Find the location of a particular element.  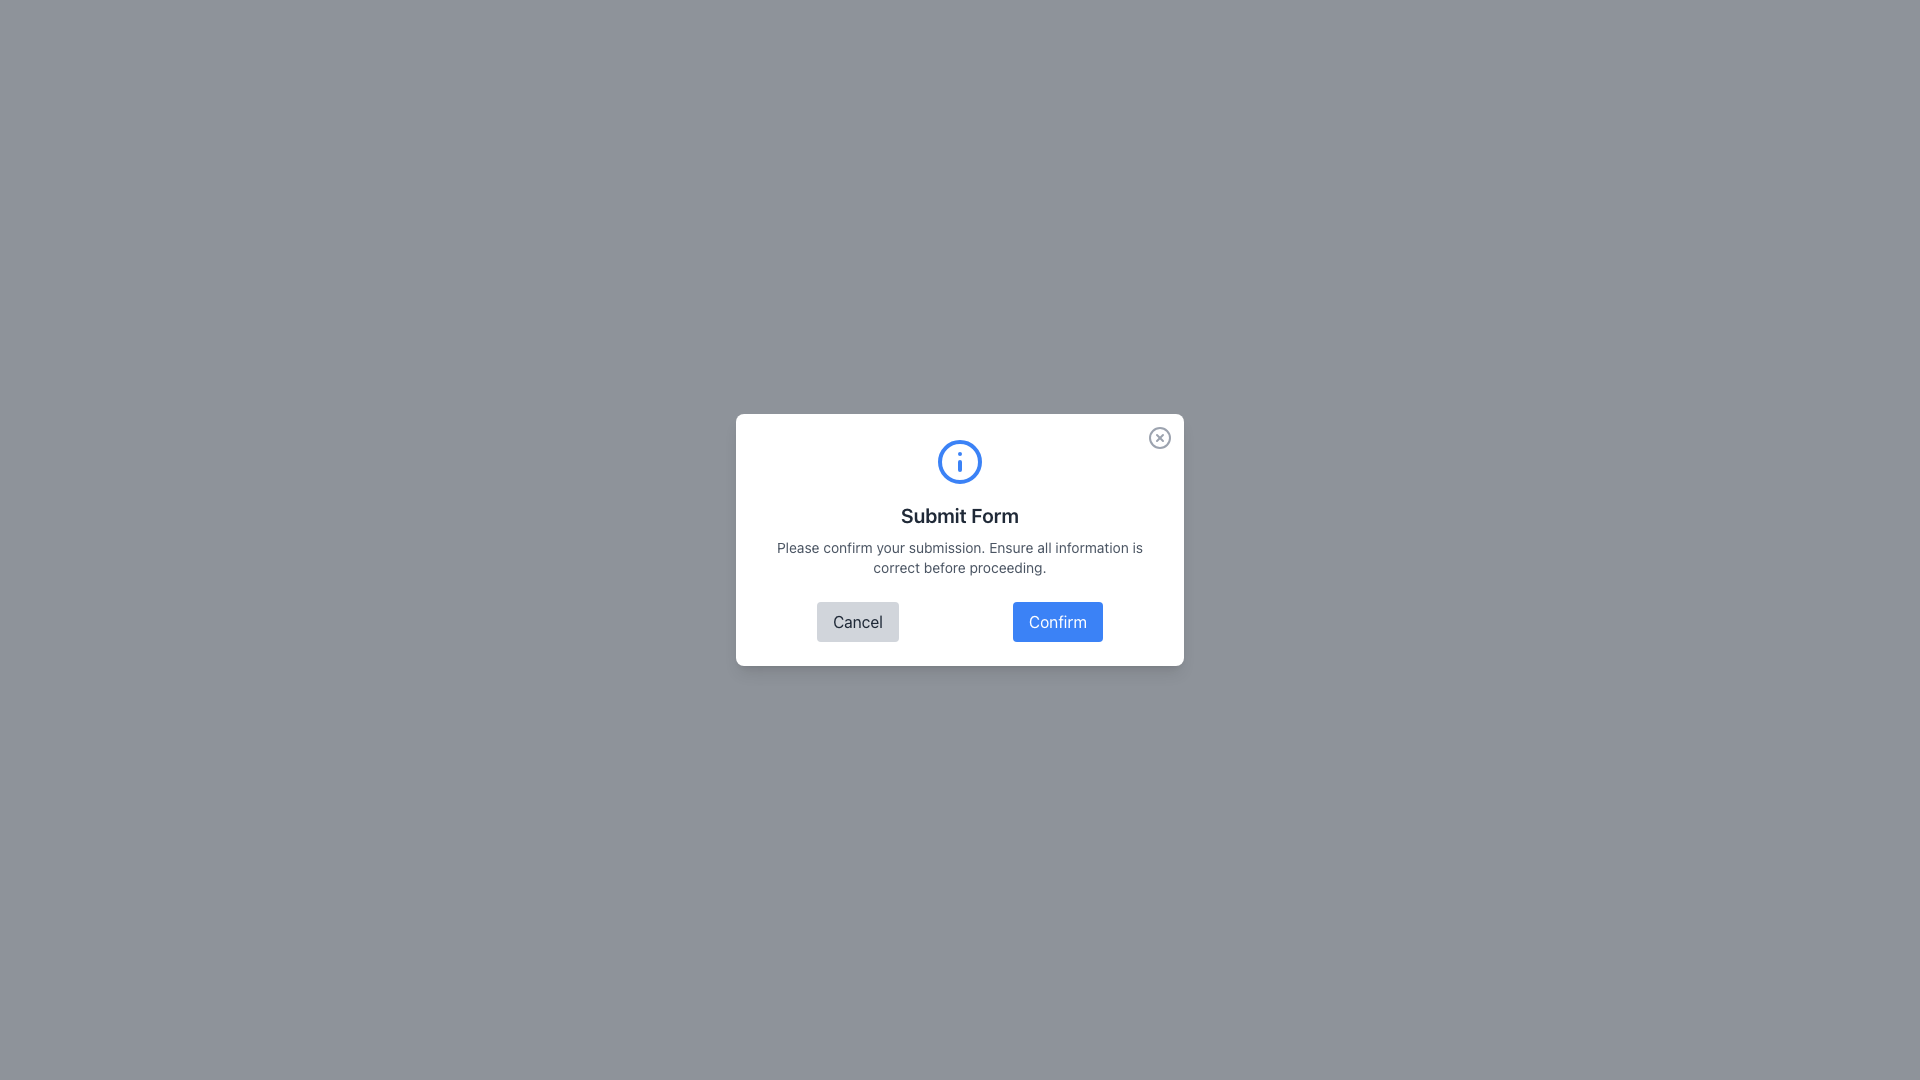

the 'Cancel' button, which has a light gray background and darker gray text, located in the lower-left portion of the modal dialog box is located at coordinates (858, 620).